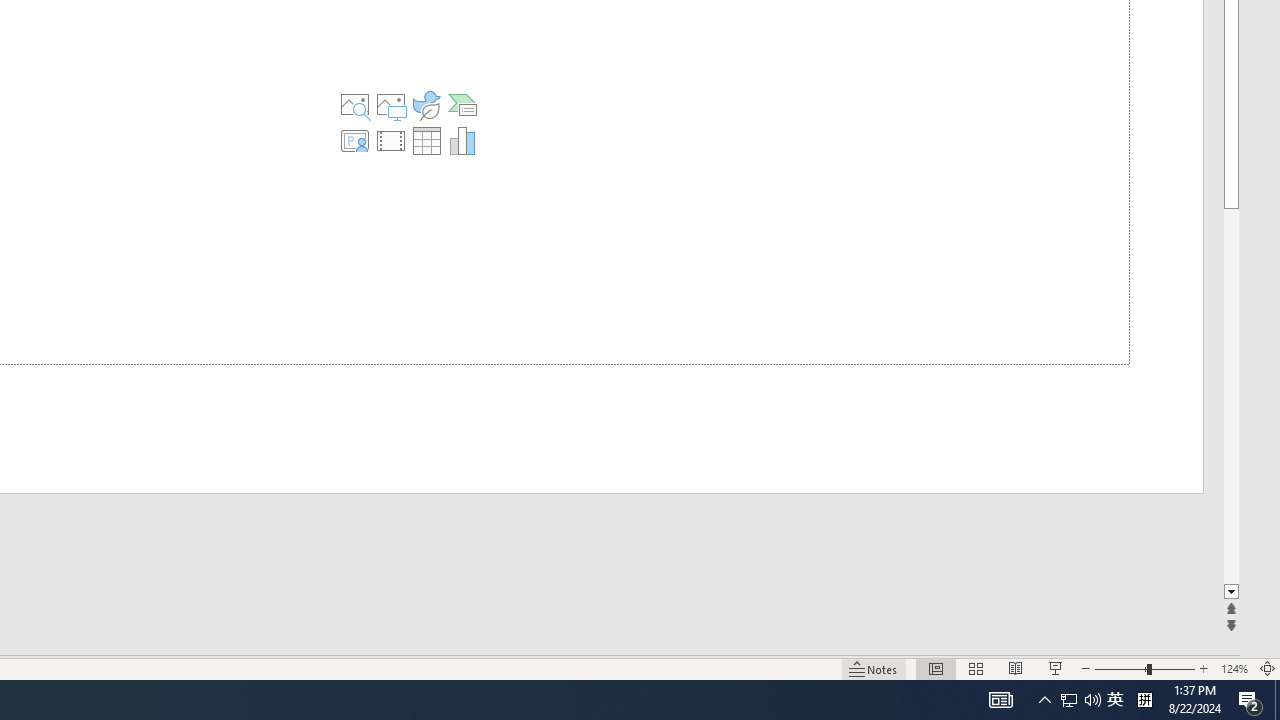  I want to click on 'Zoom 124%', so click(1233, 669).